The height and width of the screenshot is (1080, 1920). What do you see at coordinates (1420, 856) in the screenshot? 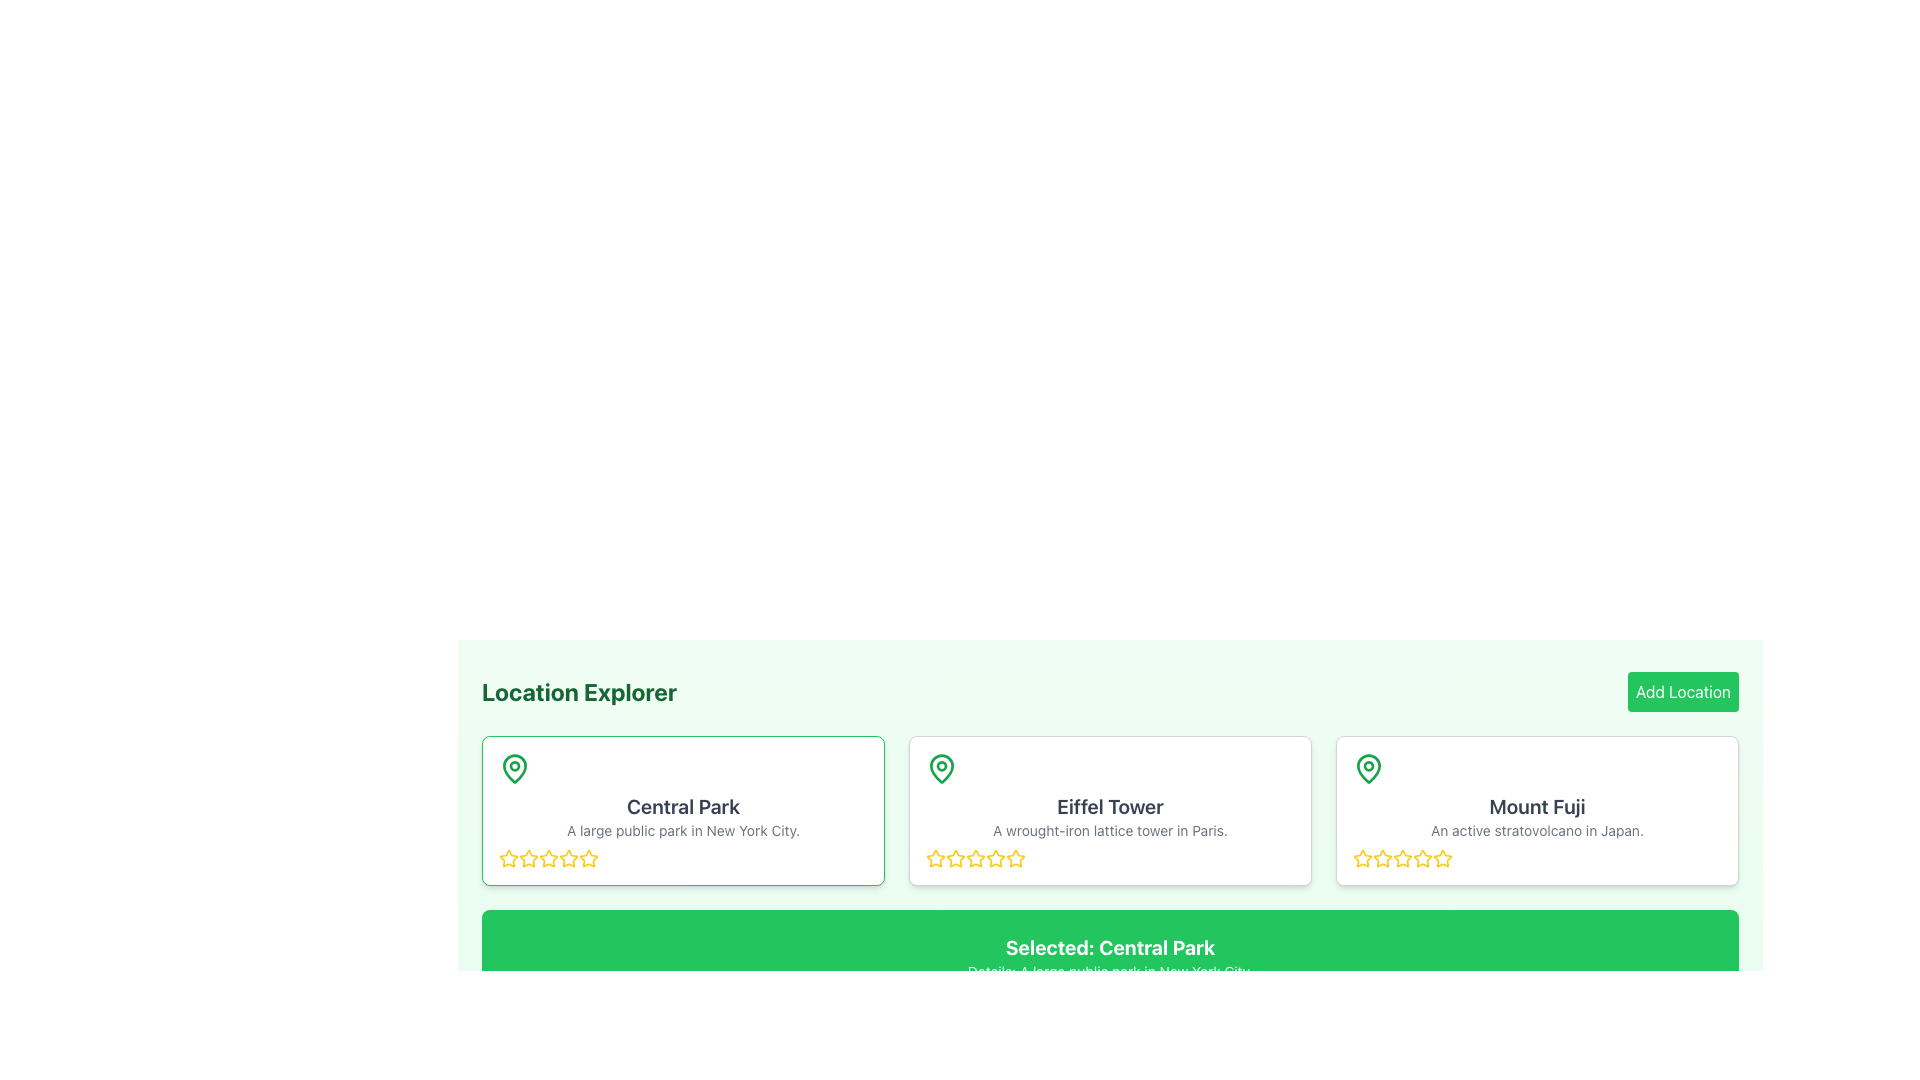
I see `the third star rating icon filled with yellow color` at bounding box center [1420, 856].